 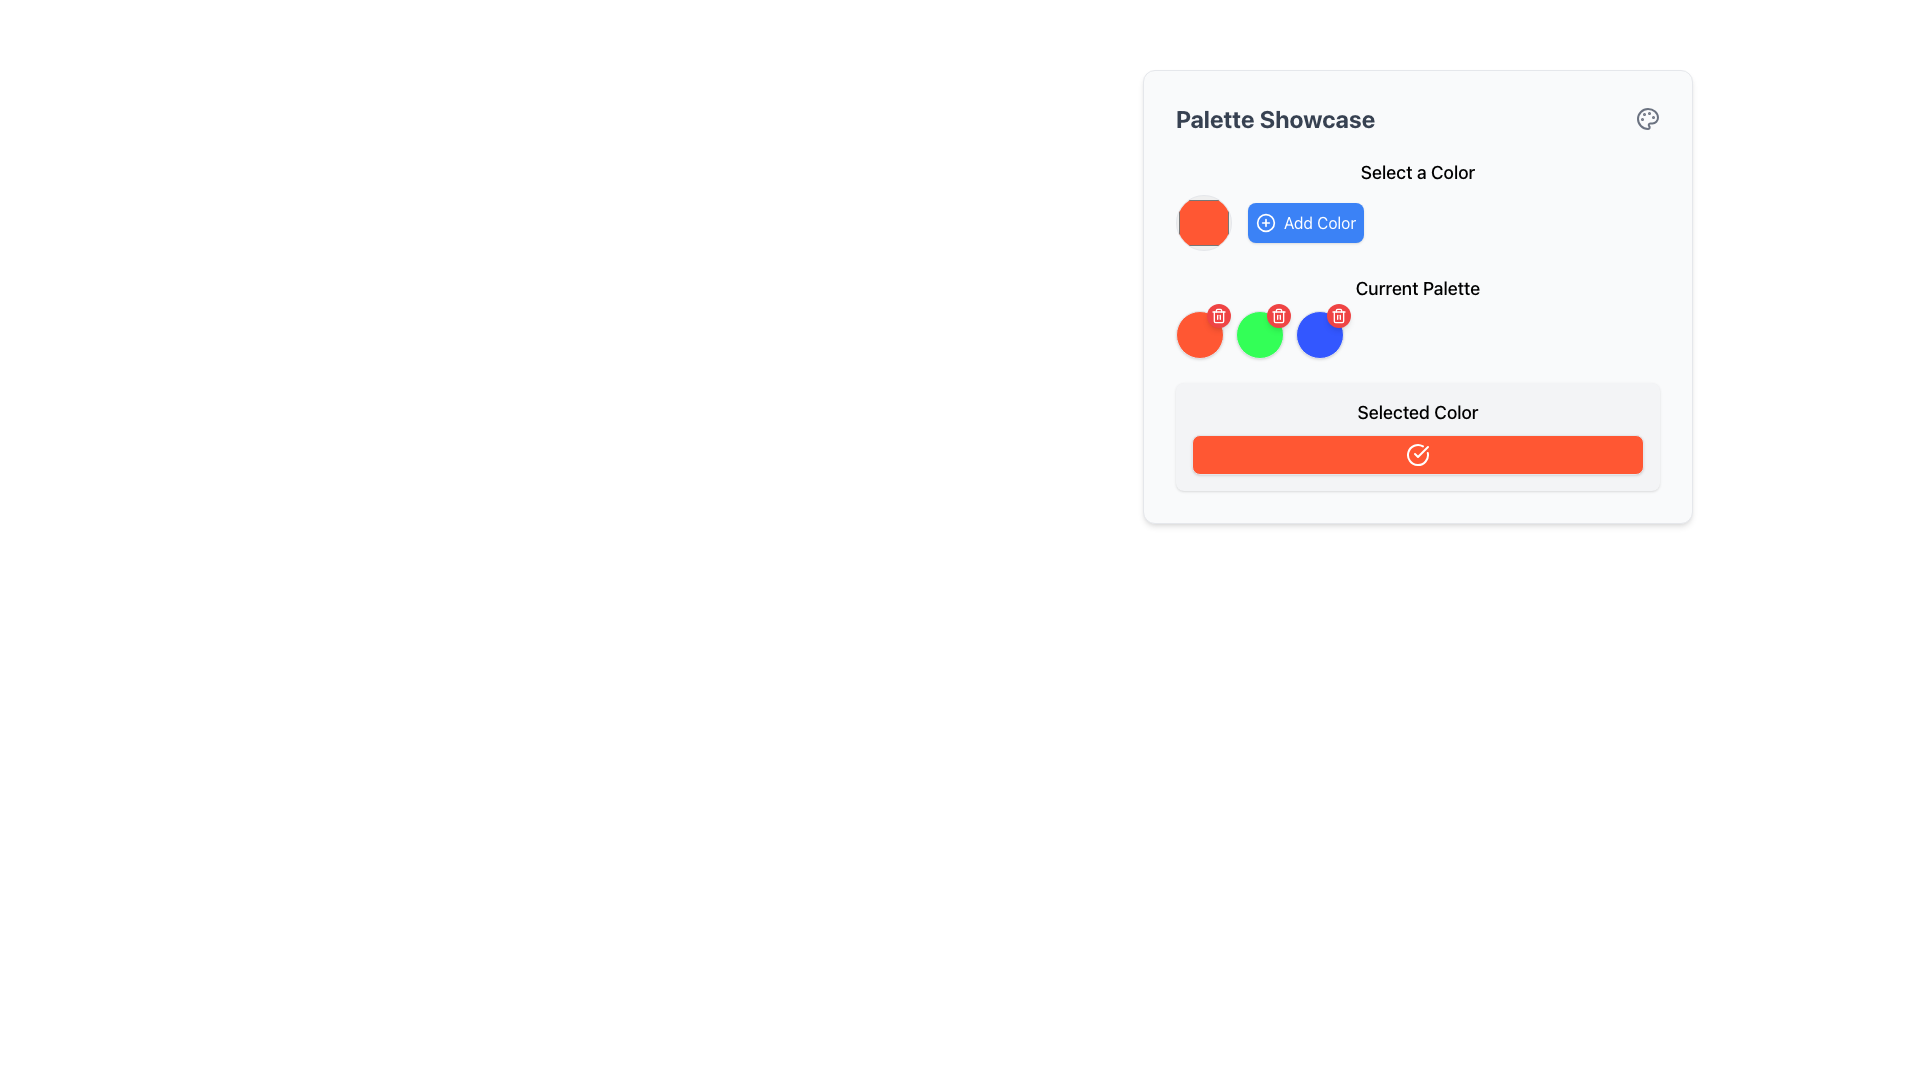 What do you see at coordinates (1416, 289) in the screenshot?
I see `the 'Current Palette' label, which is a medium-weight textual label in black font, positioned above the color swatches and below the 'Add Color' button` at bounding box center [1416, 289].